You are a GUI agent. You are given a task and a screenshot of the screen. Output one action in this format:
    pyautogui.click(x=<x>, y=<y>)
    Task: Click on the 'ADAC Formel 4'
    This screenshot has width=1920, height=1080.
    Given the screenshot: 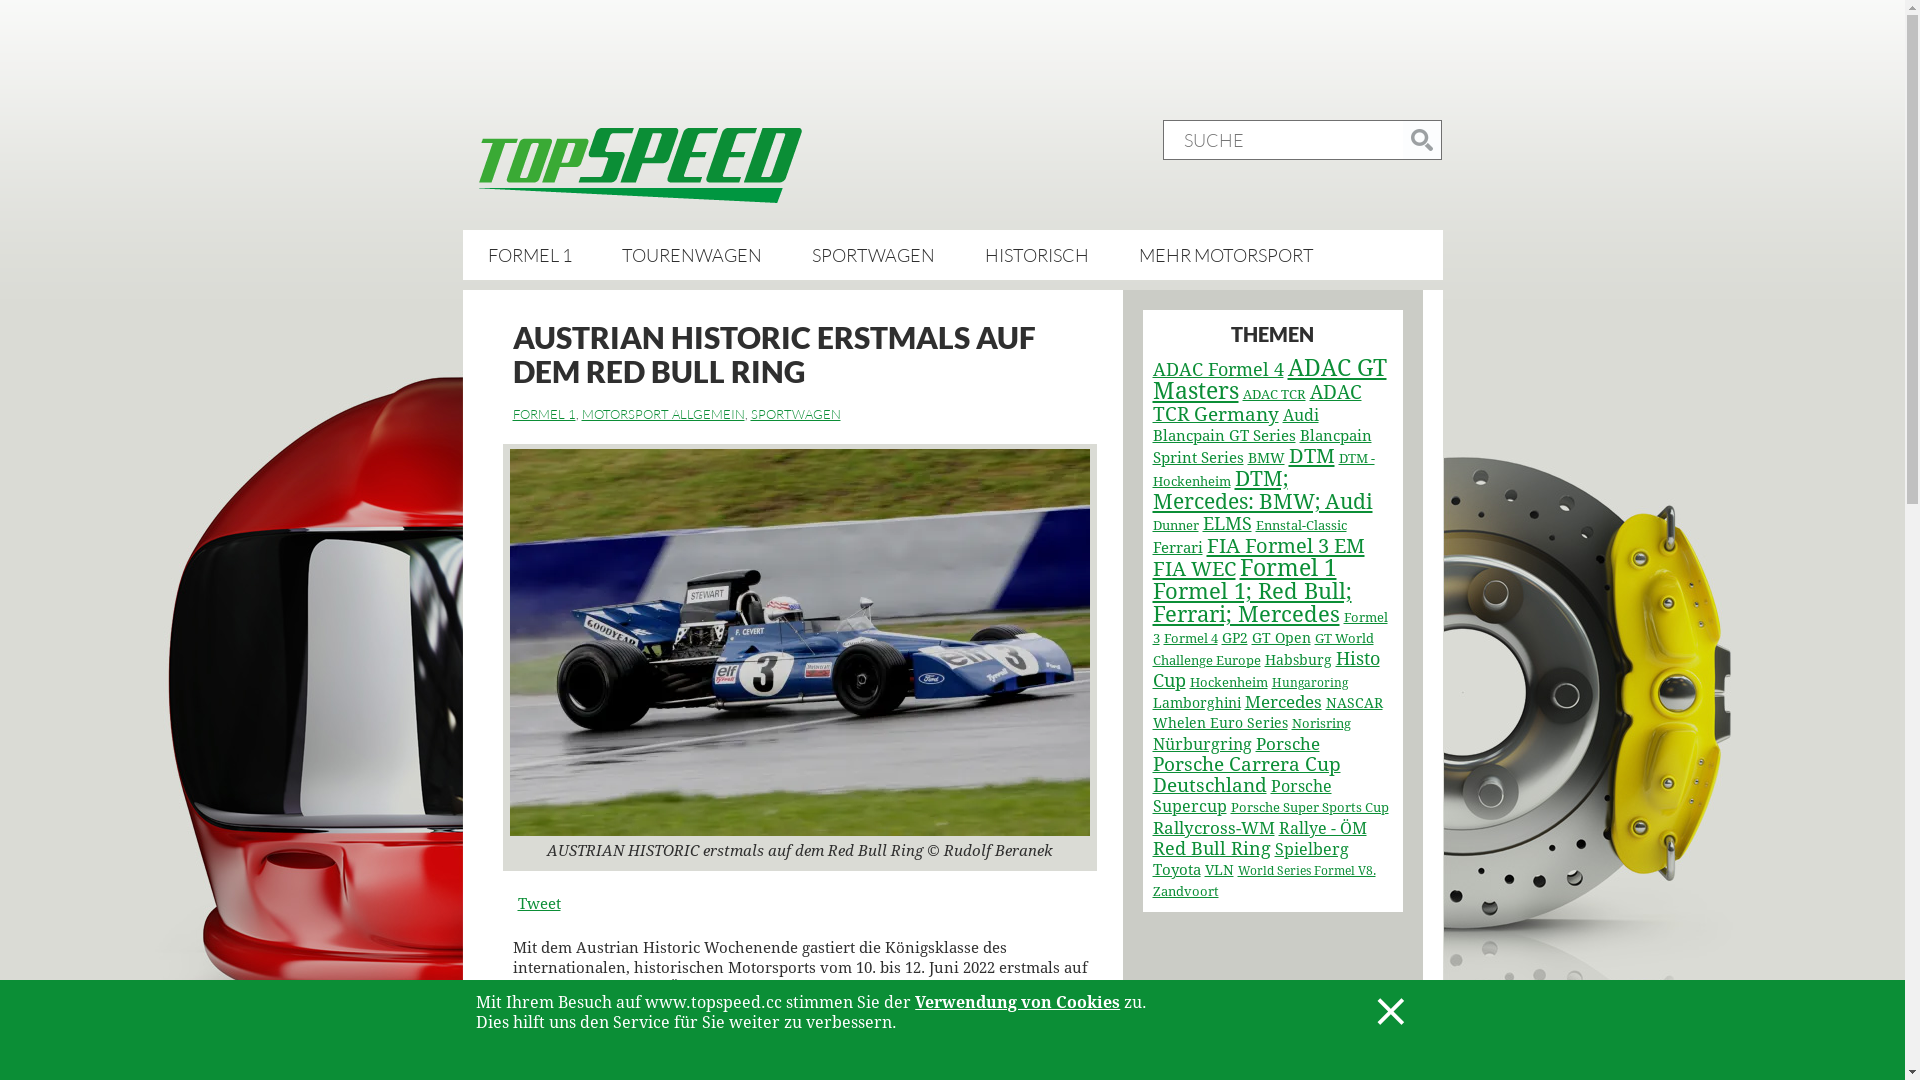 What is the action you would take?
    pyautogui.click(x=1216, y=369)
    